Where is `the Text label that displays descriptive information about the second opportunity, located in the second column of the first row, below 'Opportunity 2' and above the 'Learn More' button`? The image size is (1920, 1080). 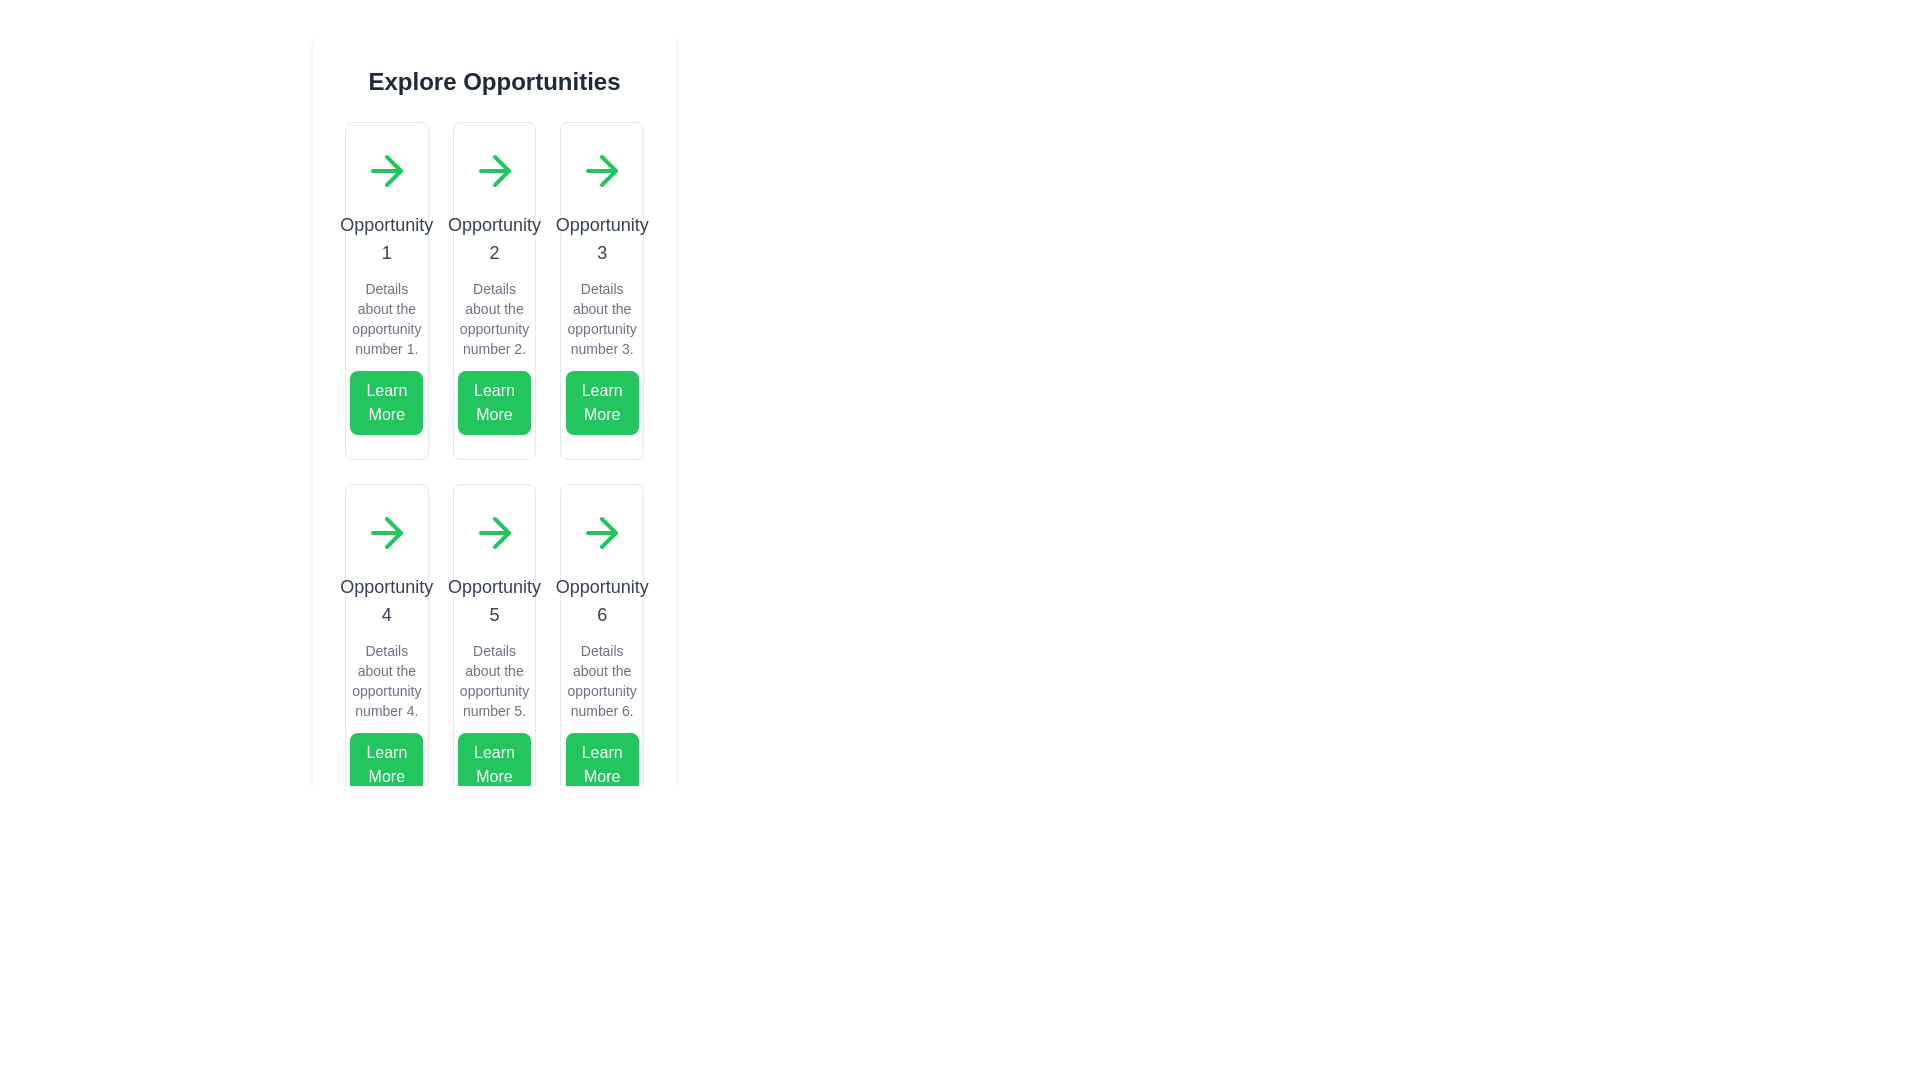 the Text label that displays descriptive information about the second opportunity, located in the second column of the first row, below 'Opportunity 2' and above the 'Learn More' button is located at coordinates (494, 318).